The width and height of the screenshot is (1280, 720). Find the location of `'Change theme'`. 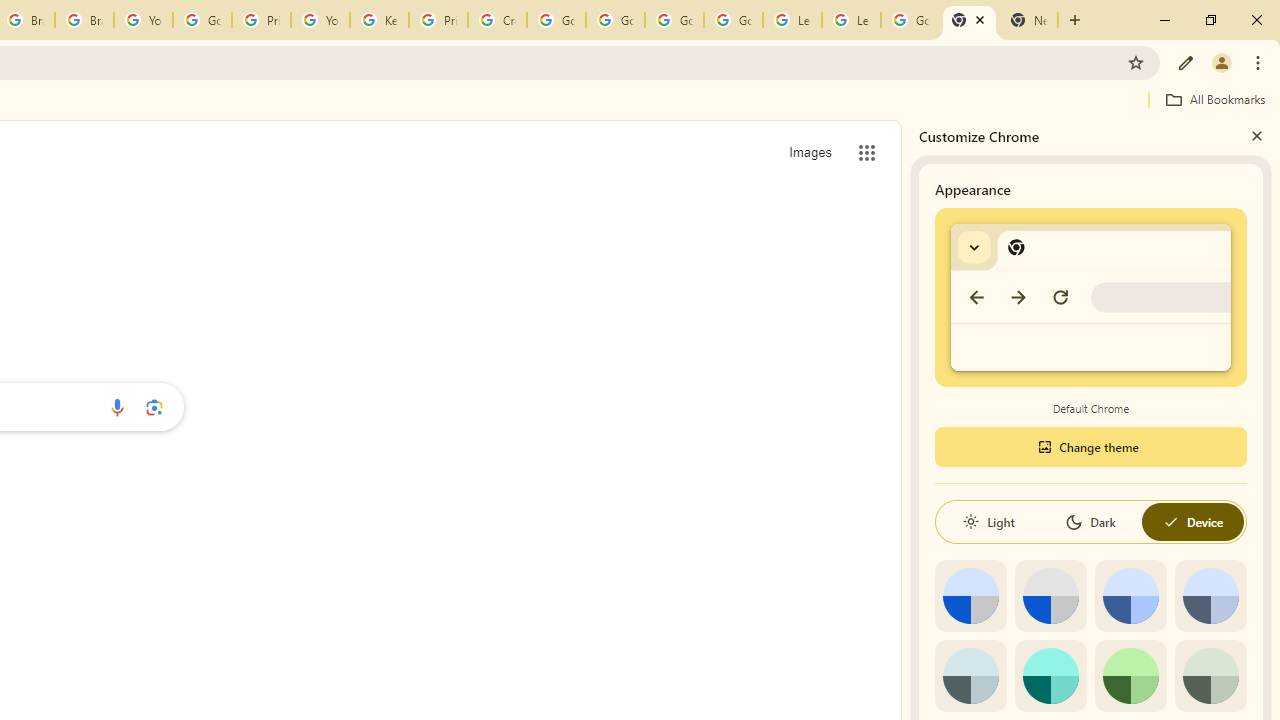

'Change theme' is located at coordinates (1089, 446).